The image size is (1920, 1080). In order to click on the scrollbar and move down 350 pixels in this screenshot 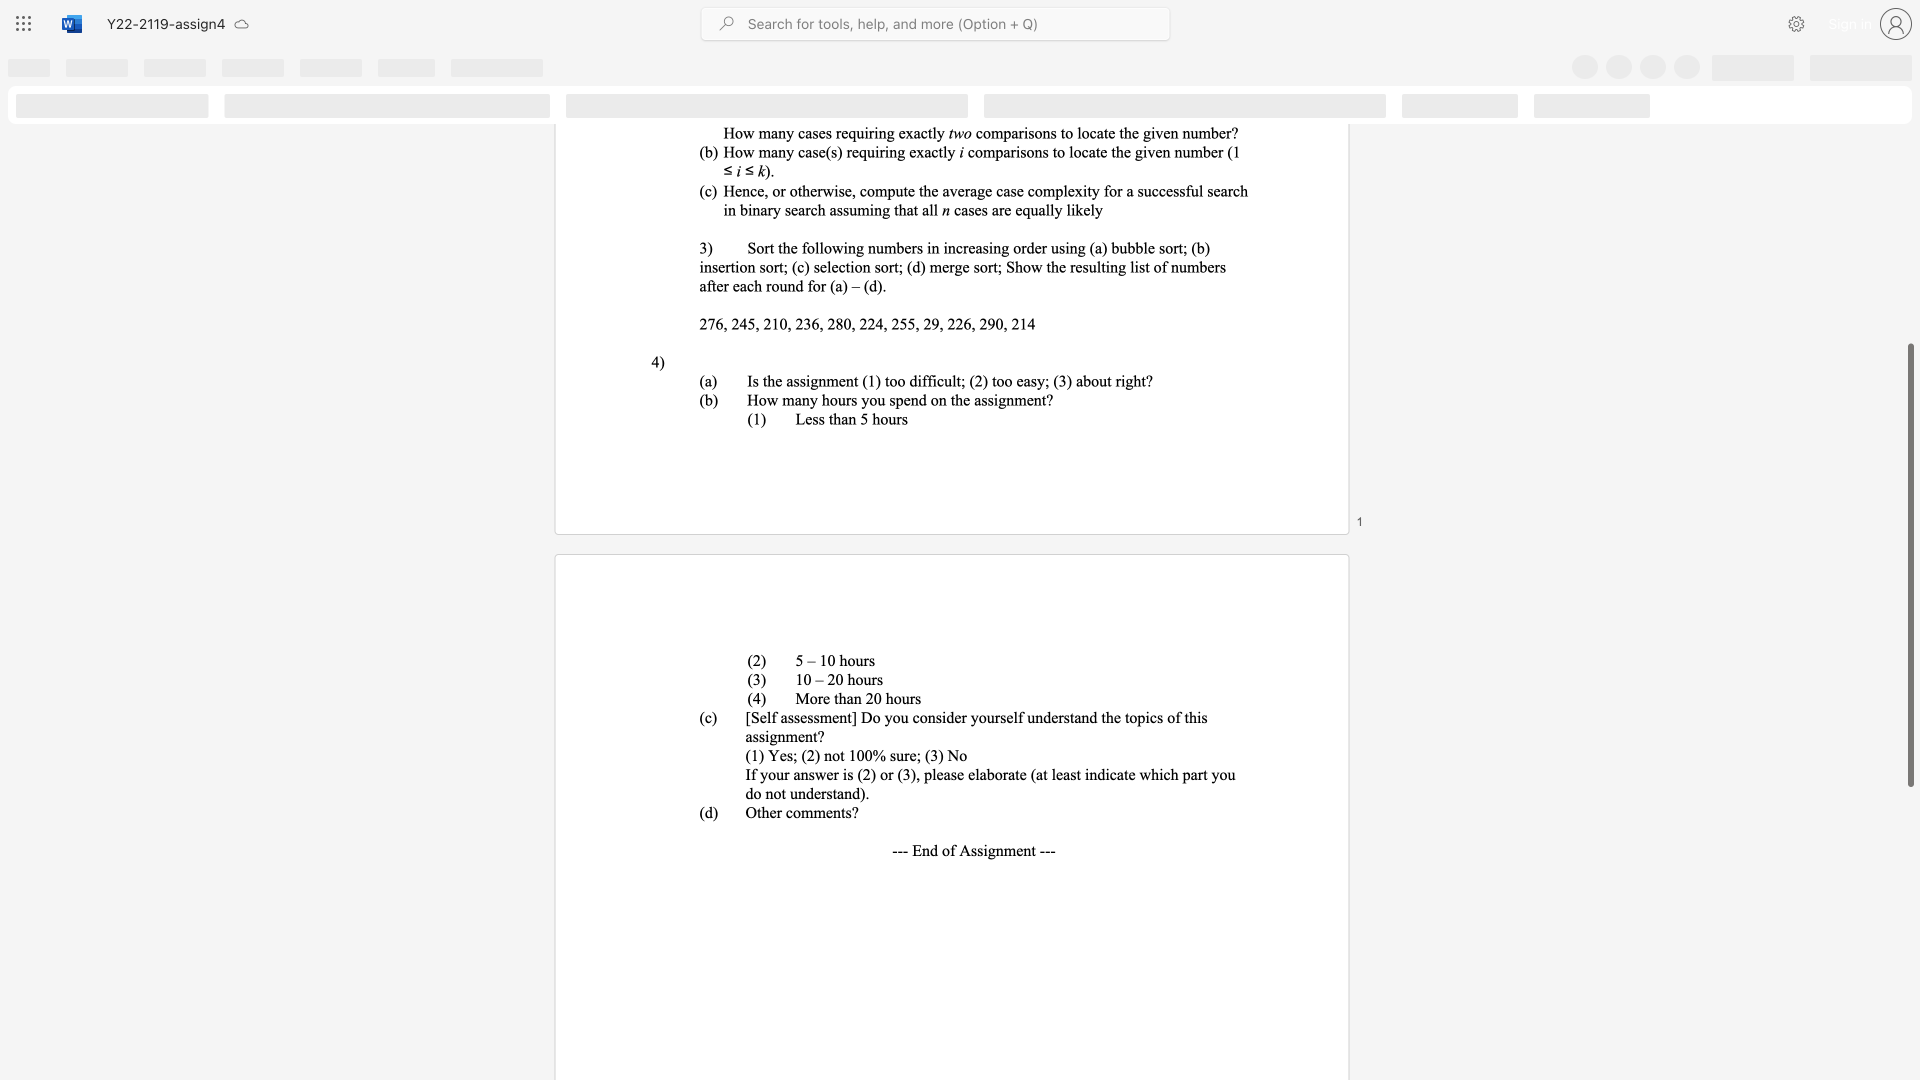, I will do `click(1909, 565)`.